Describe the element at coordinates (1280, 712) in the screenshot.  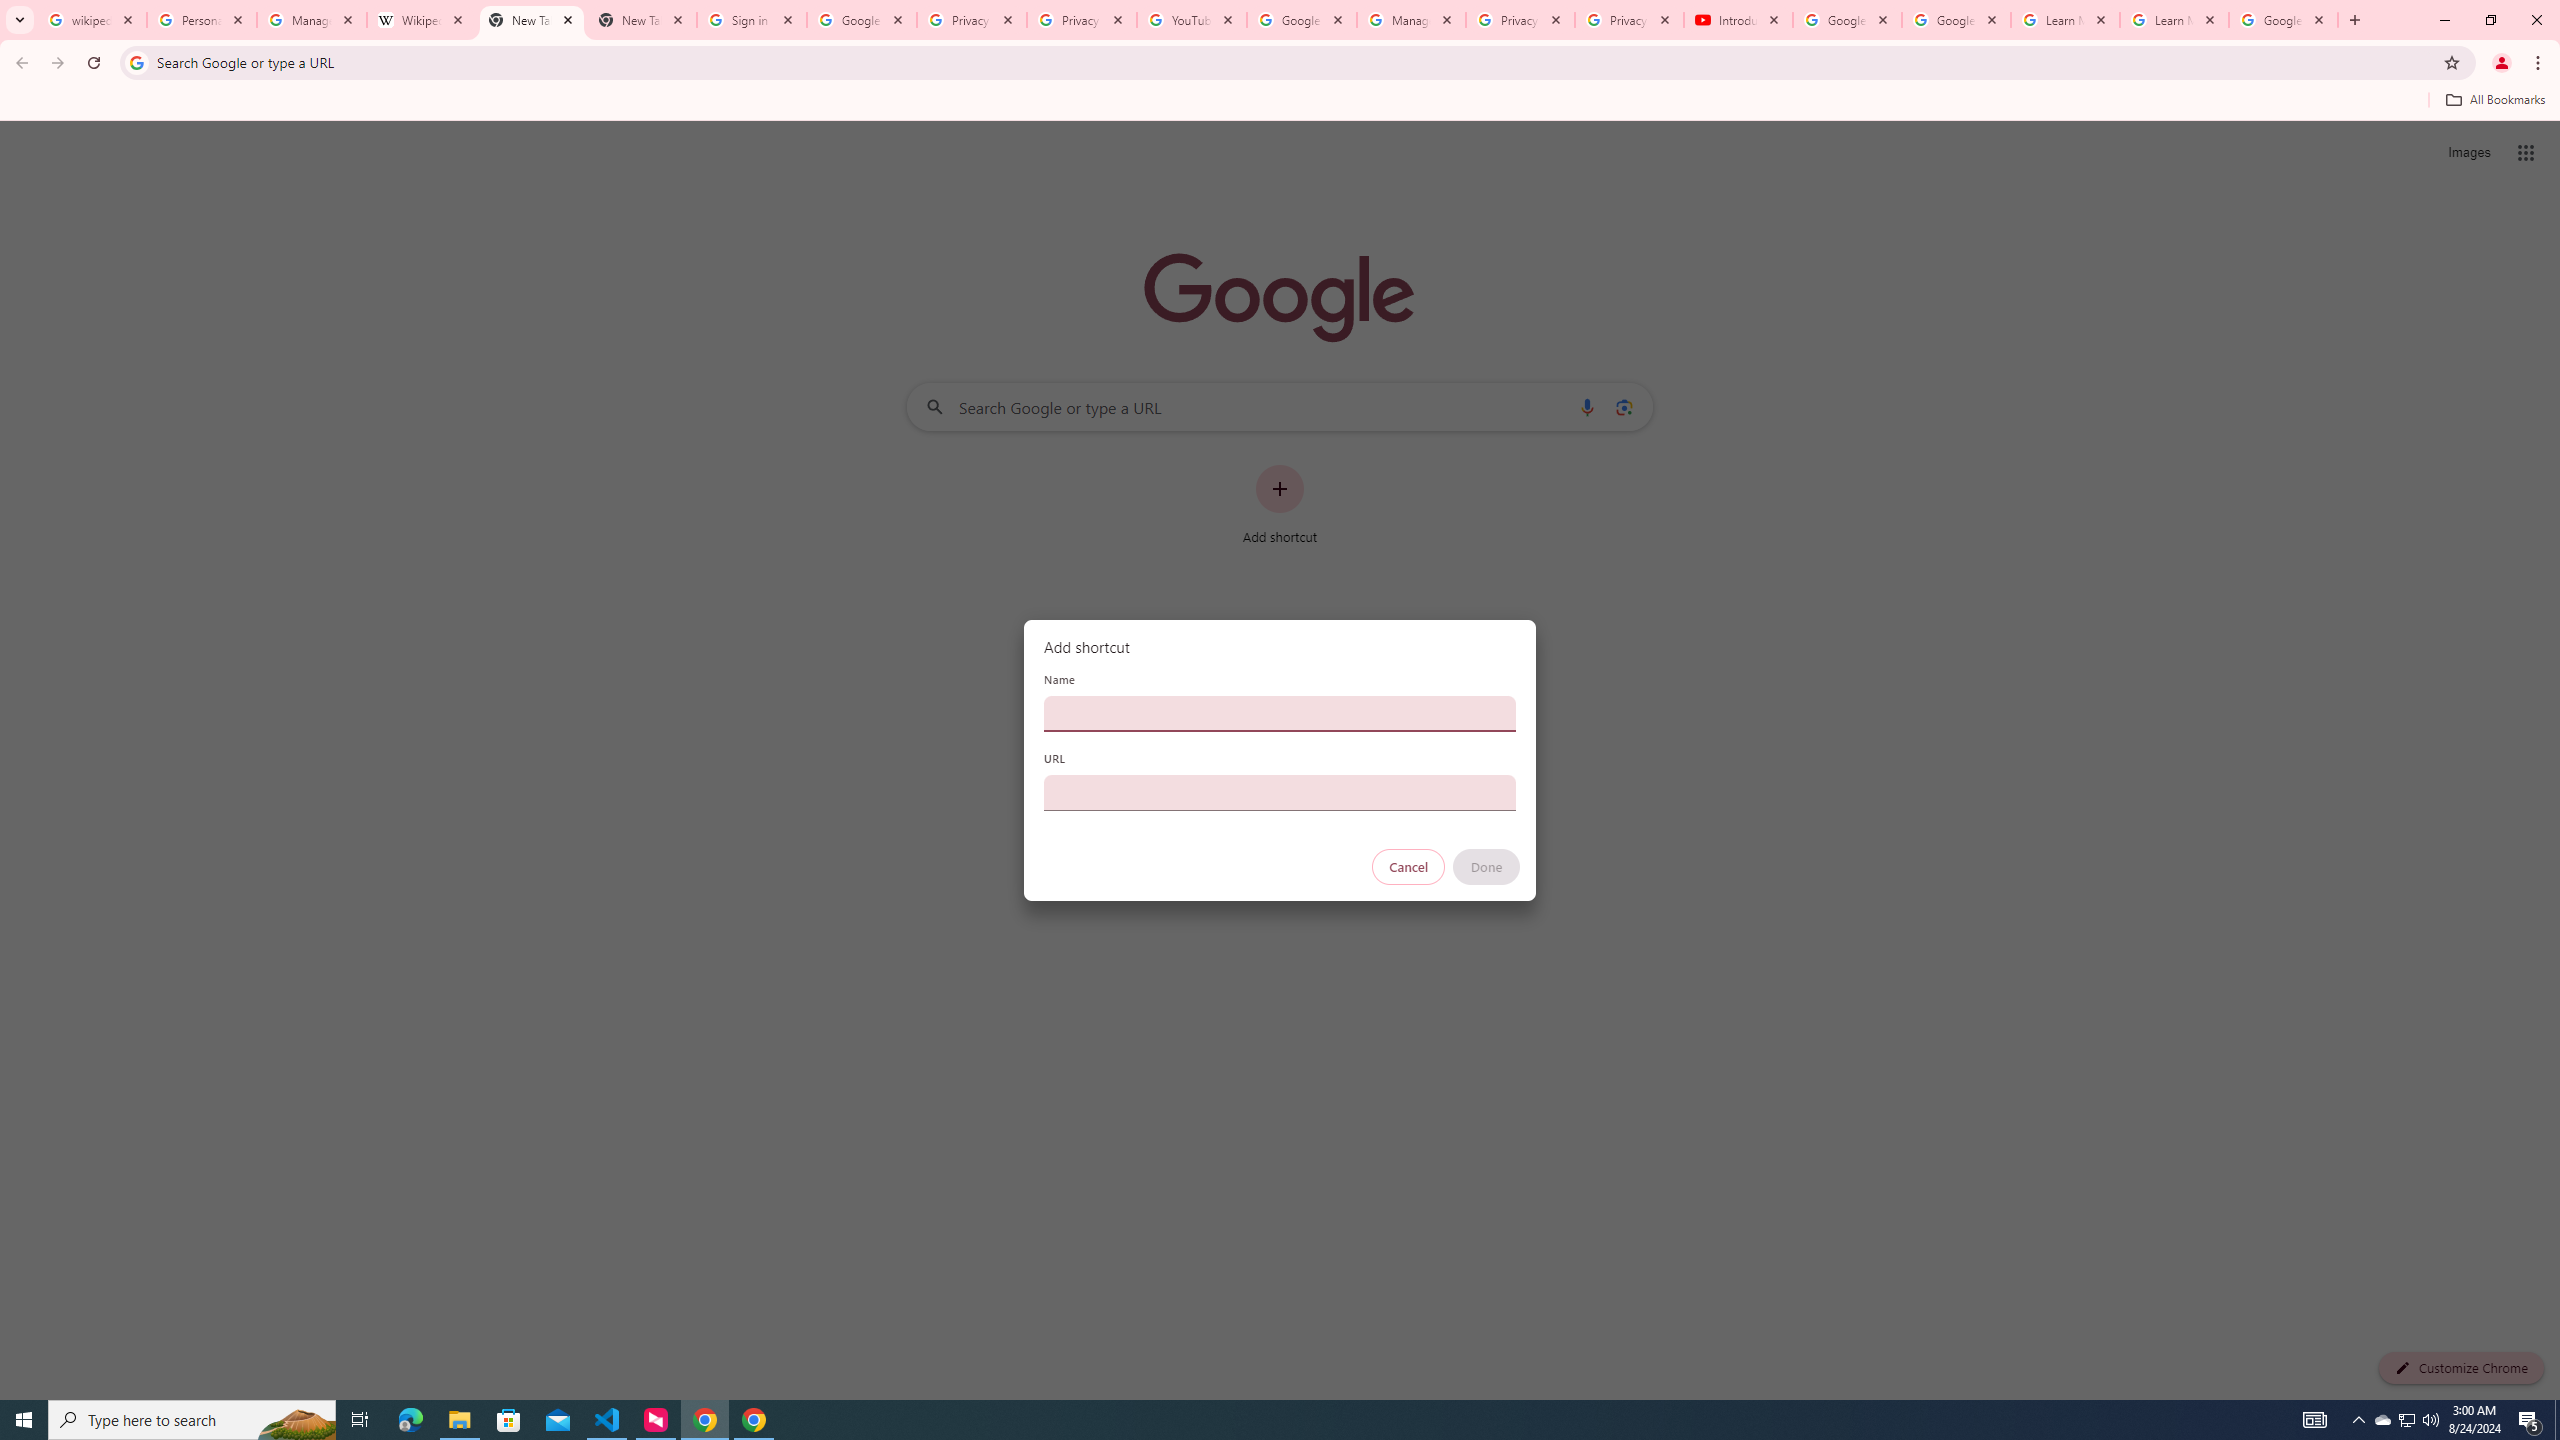
I see `'Name'` at that location.